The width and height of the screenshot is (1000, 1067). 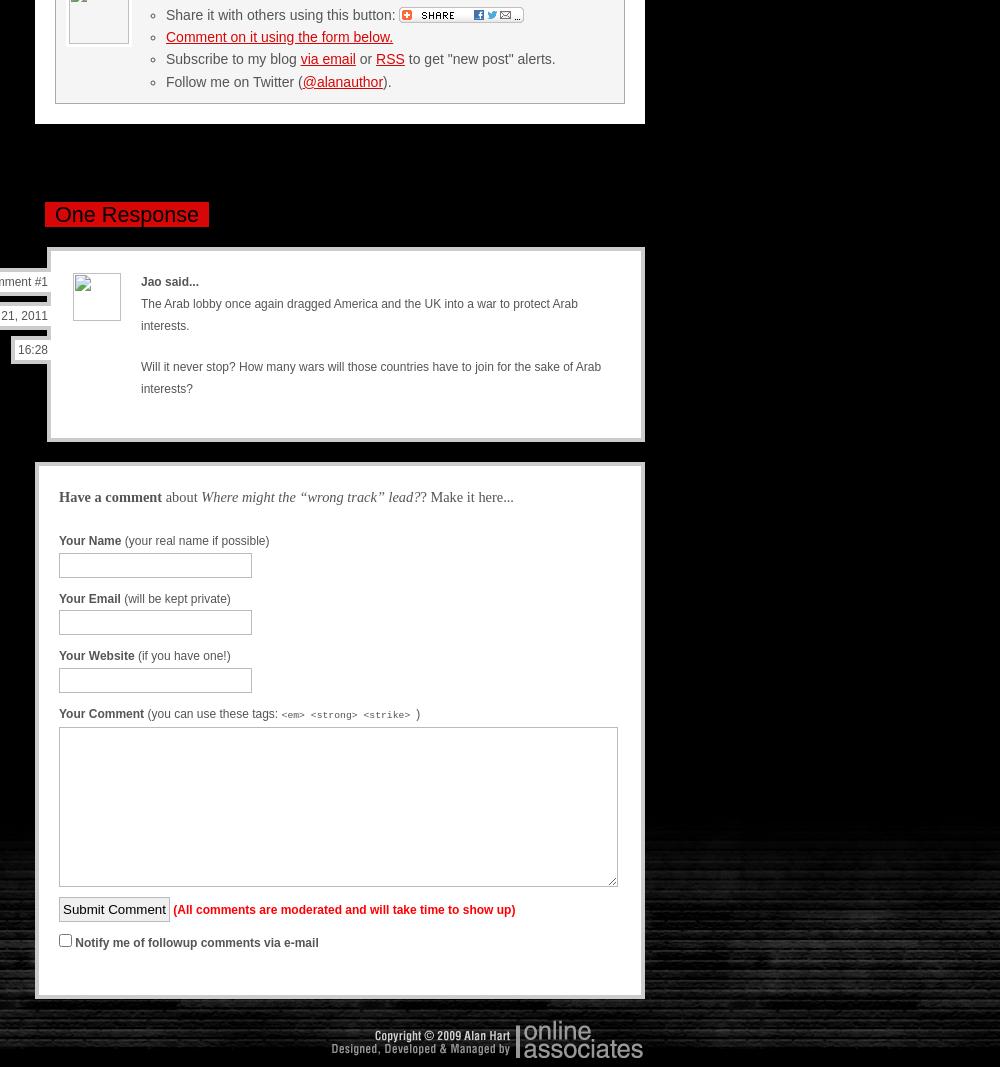 What do you see at coordinates (194, 540) in the screenshot?
I see `'(your real name if possible)'` at bounding box center [194, 540].